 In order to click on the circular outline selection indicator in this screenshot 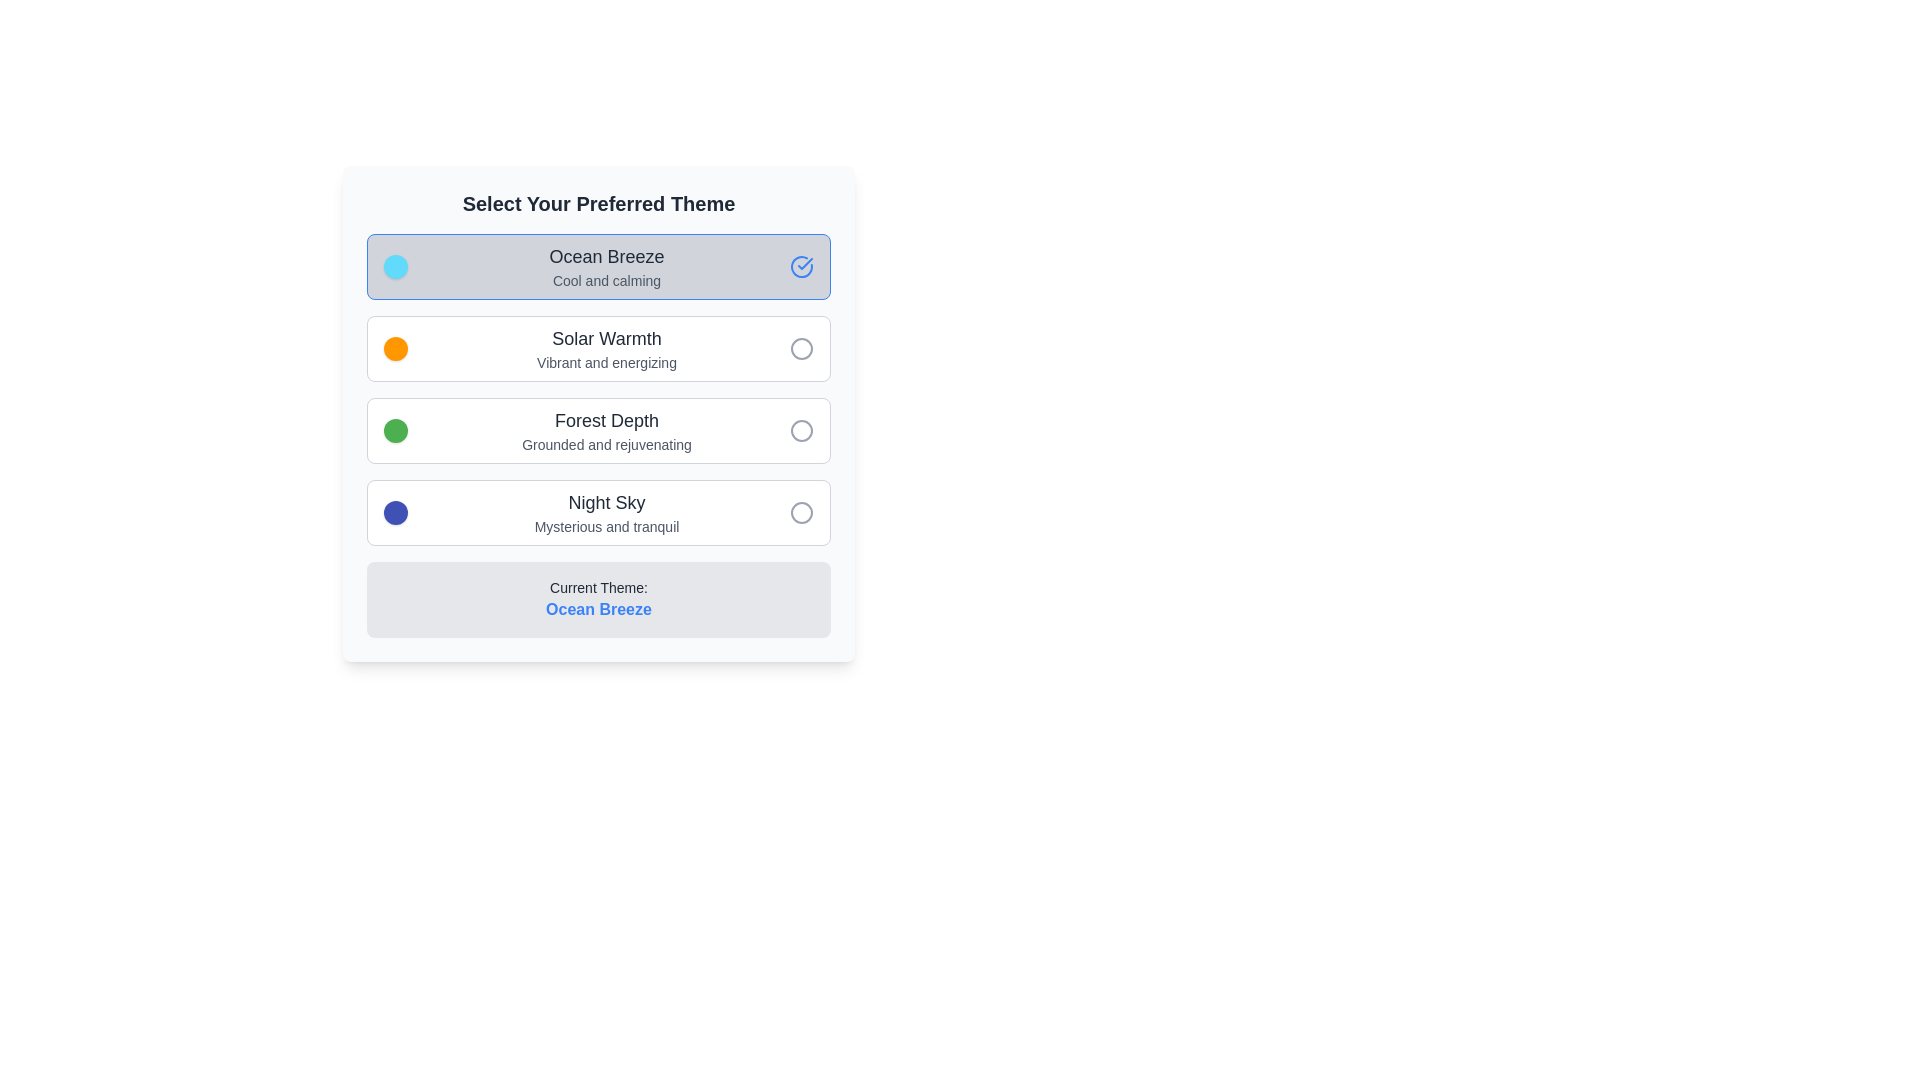, I will do `click(801, 347)`.